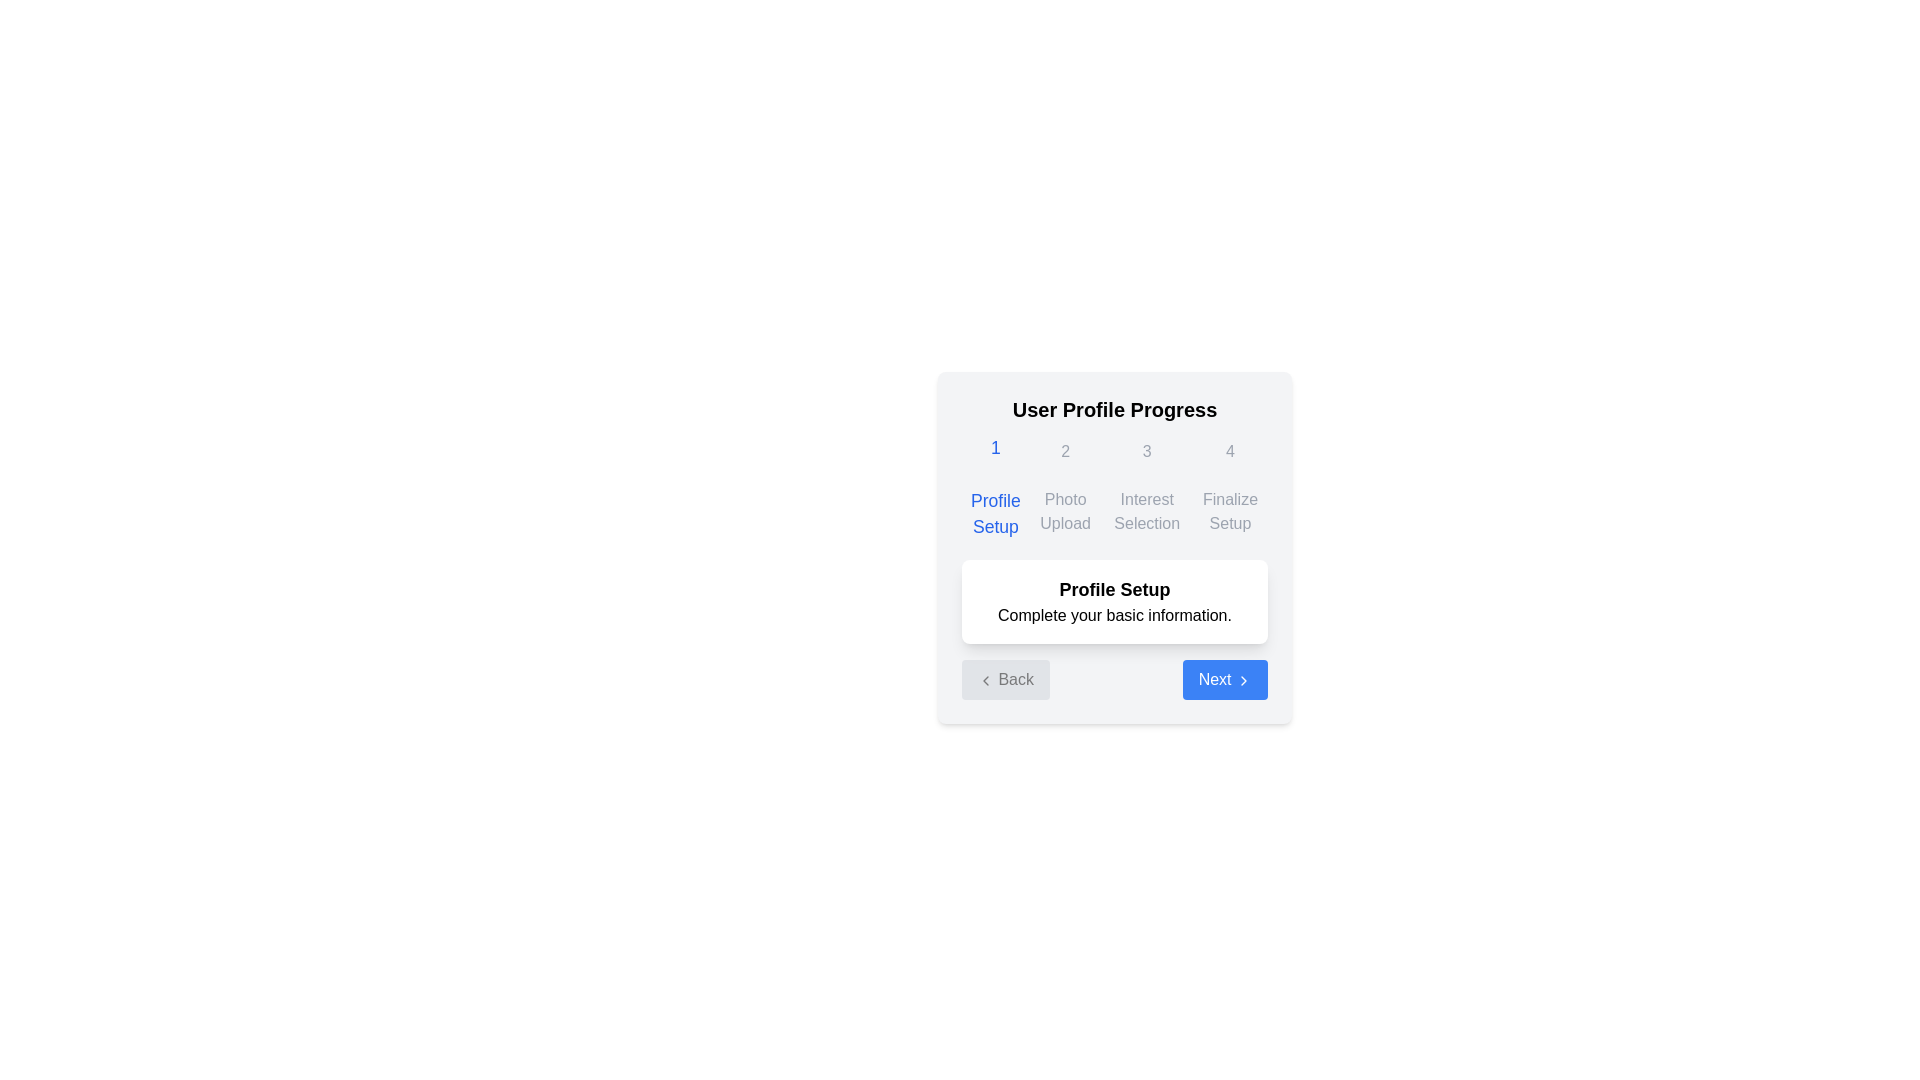 This screenshot has height=1080, width=1920. I want to click on the progress indicator which indicates the second step in a multi-step process, positioned above the 'Photo Upload' label, so click(1064, 459).